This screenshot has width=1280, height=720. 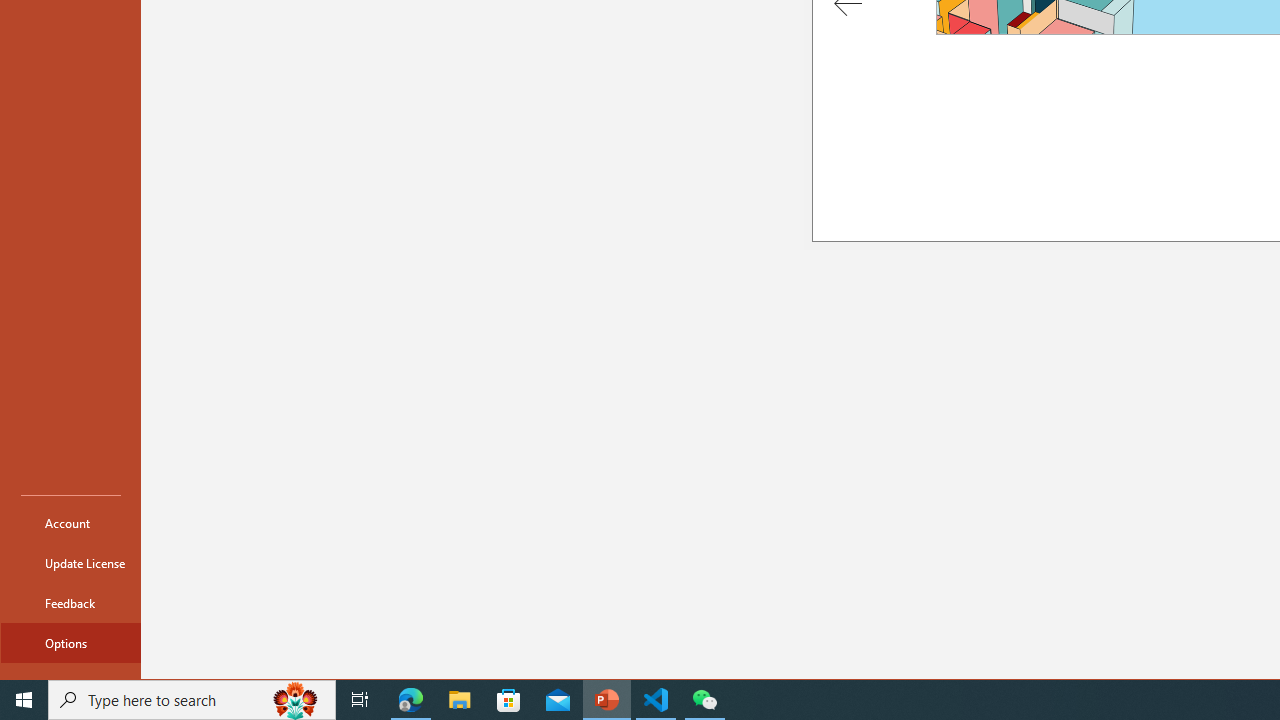 What do you see at coordinates (410, 698) in the screenshot?
I see `'Microsoft Edge - 1 running window'` at bounding box center [410, 698].